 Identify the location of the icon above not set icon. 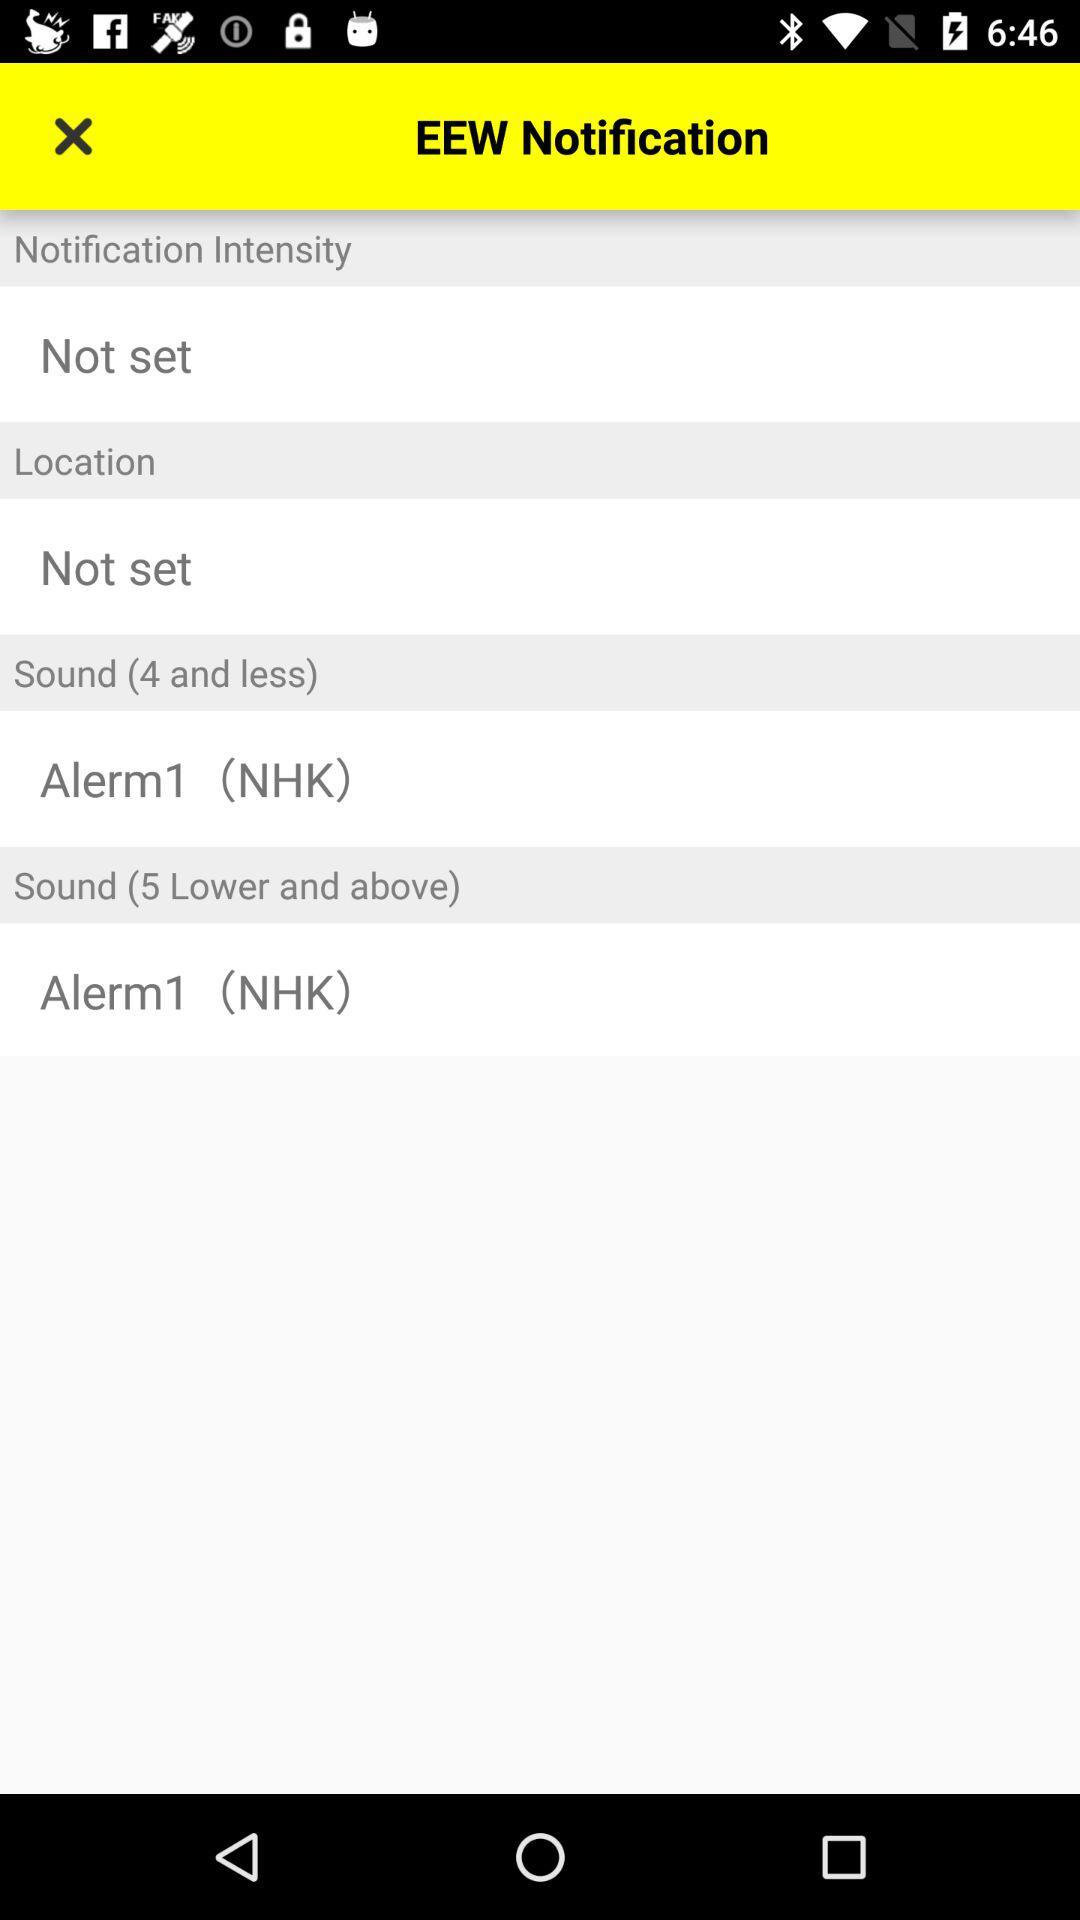
(540, 459).